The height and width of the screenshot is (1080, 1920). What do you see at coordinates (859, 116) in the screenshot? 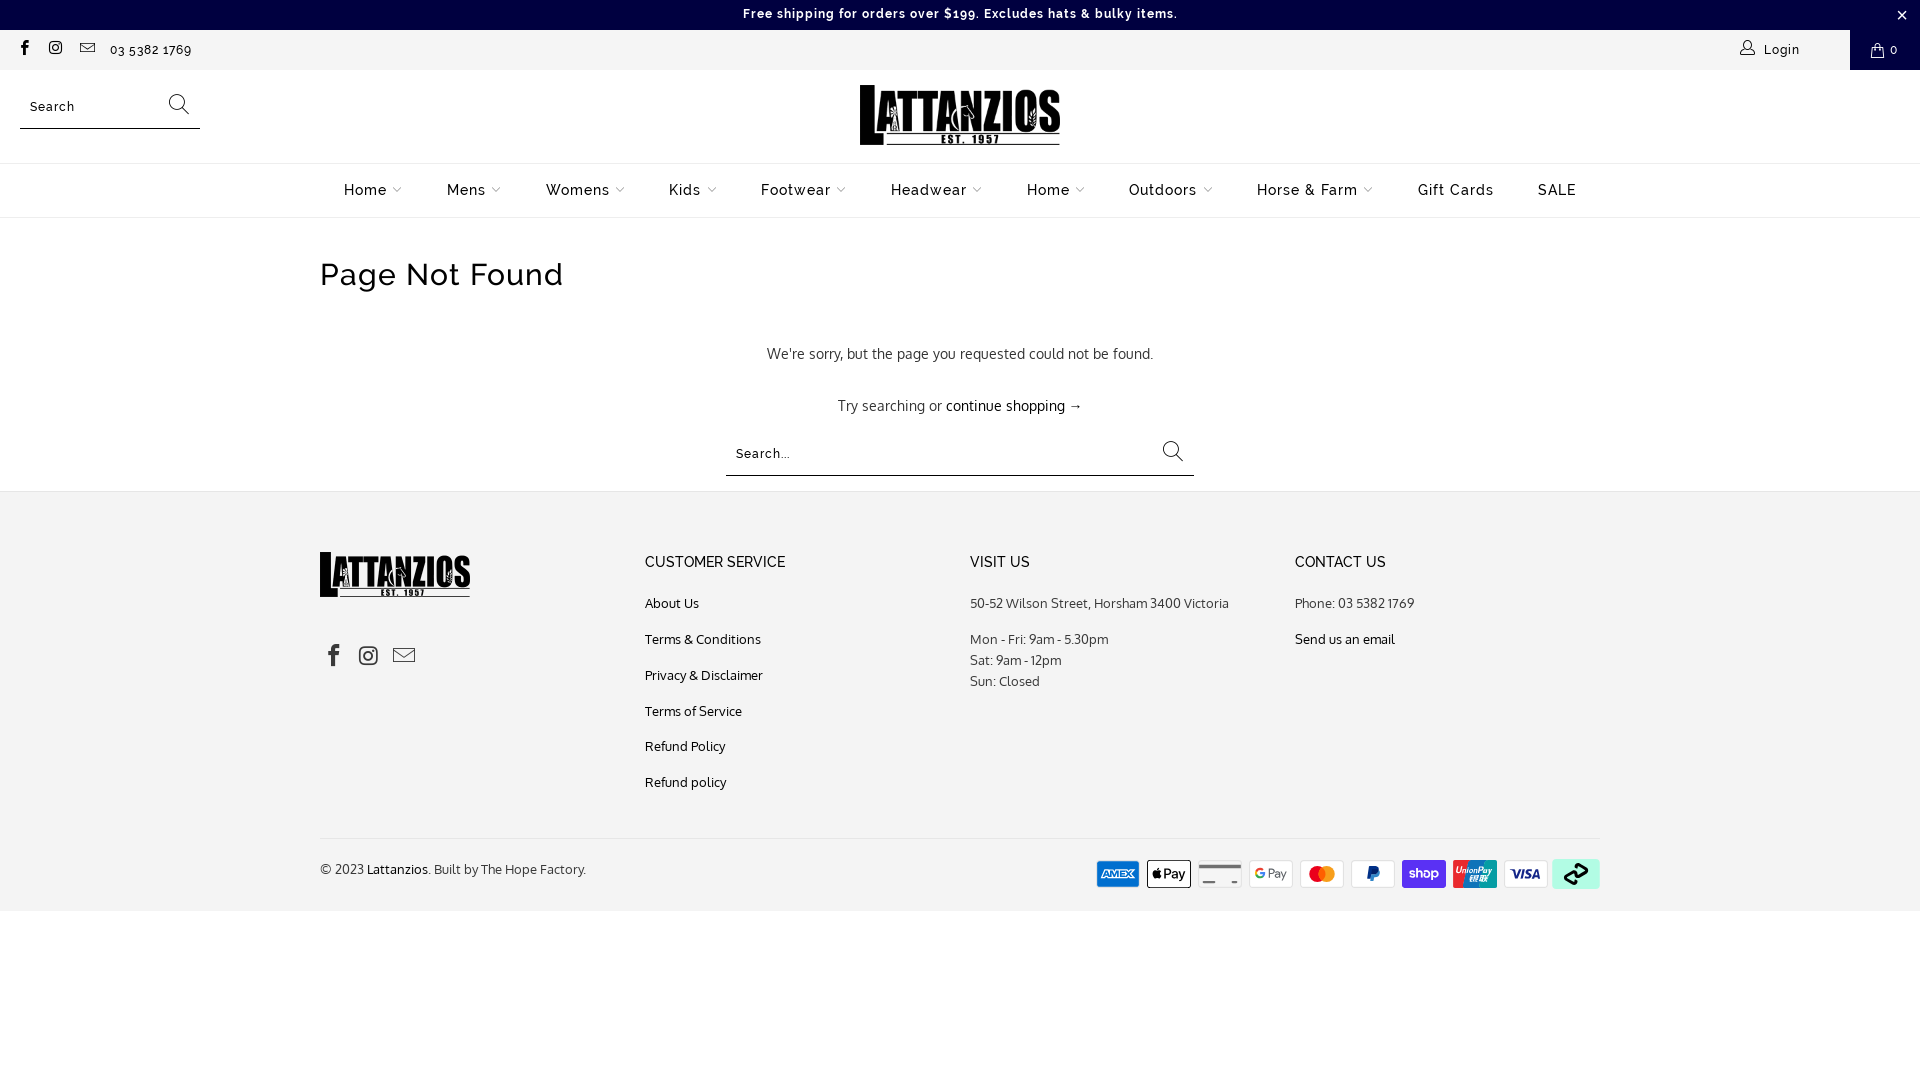
I see `'Lattanzios'` at bounding box center [859, 116].